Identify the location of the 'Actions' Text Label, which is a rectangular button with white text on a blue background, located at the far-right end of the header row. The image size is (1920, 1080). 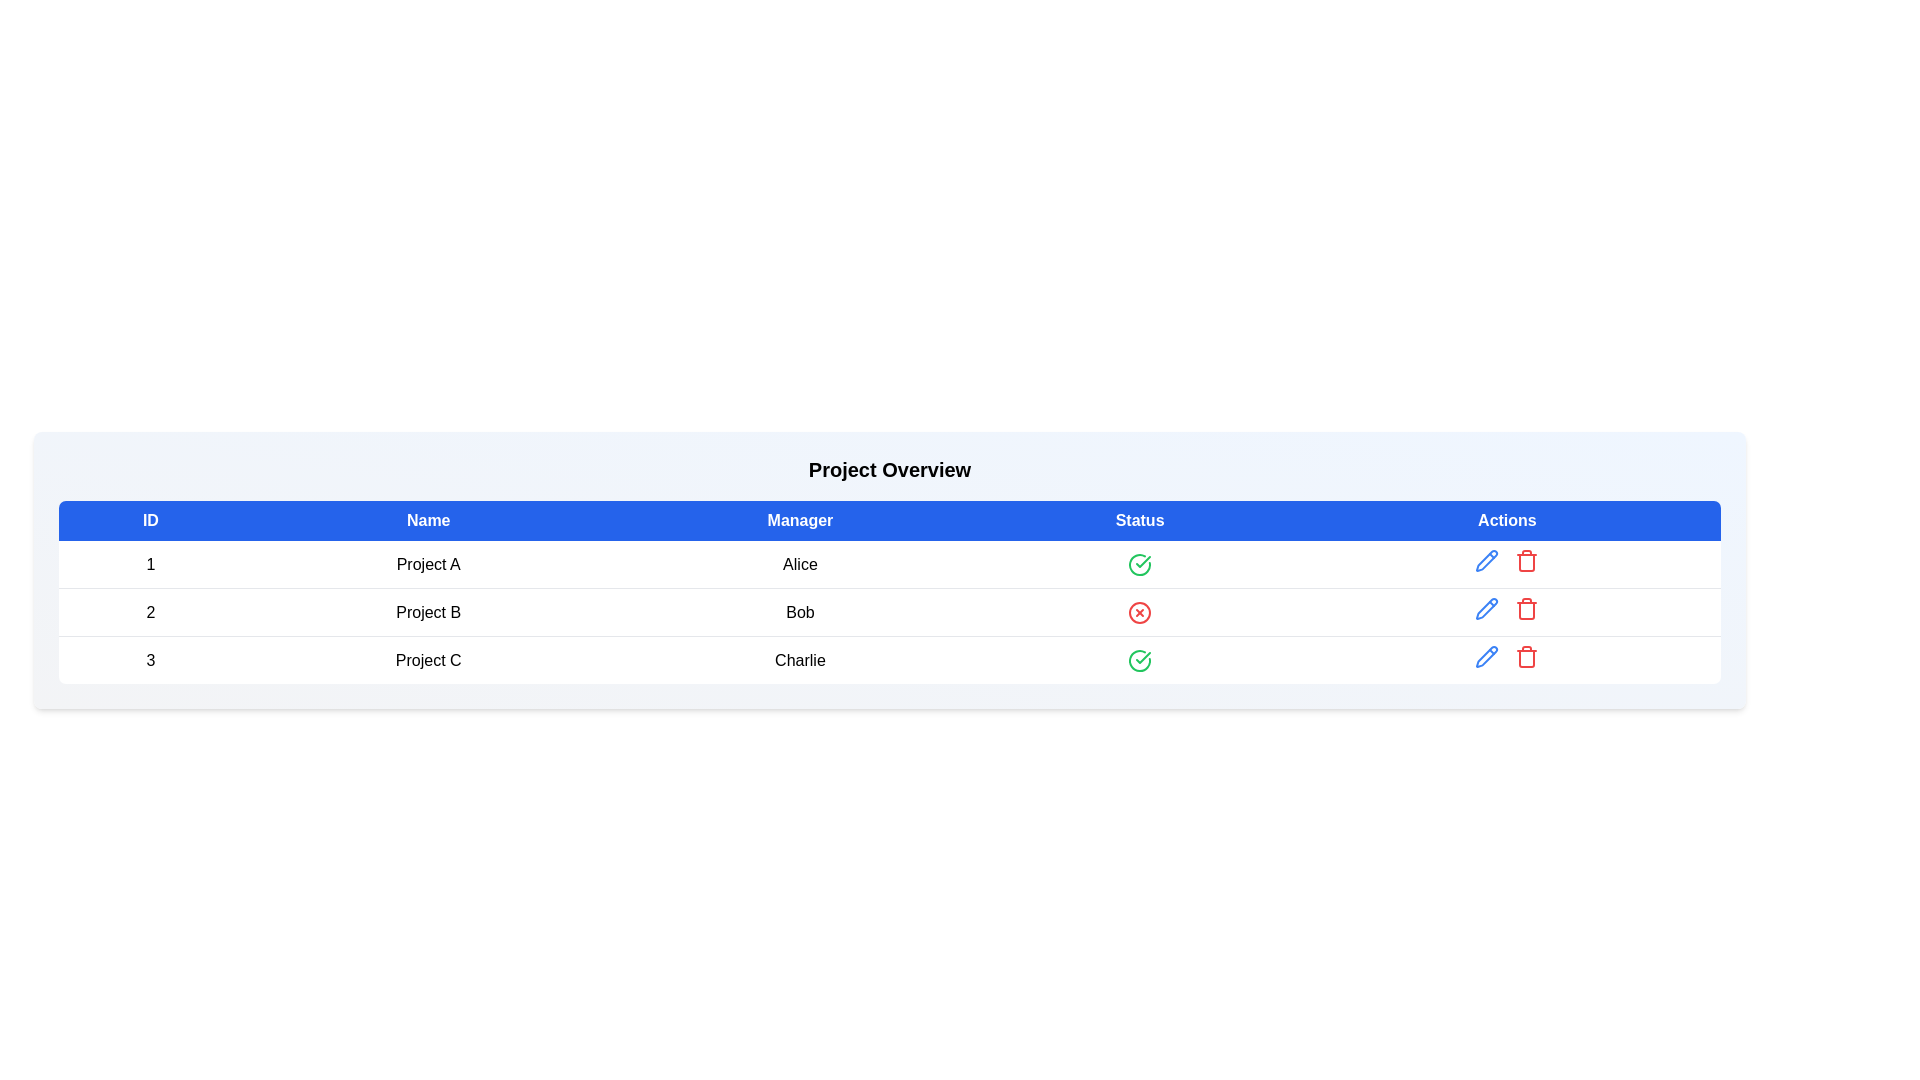
(1507, 519).